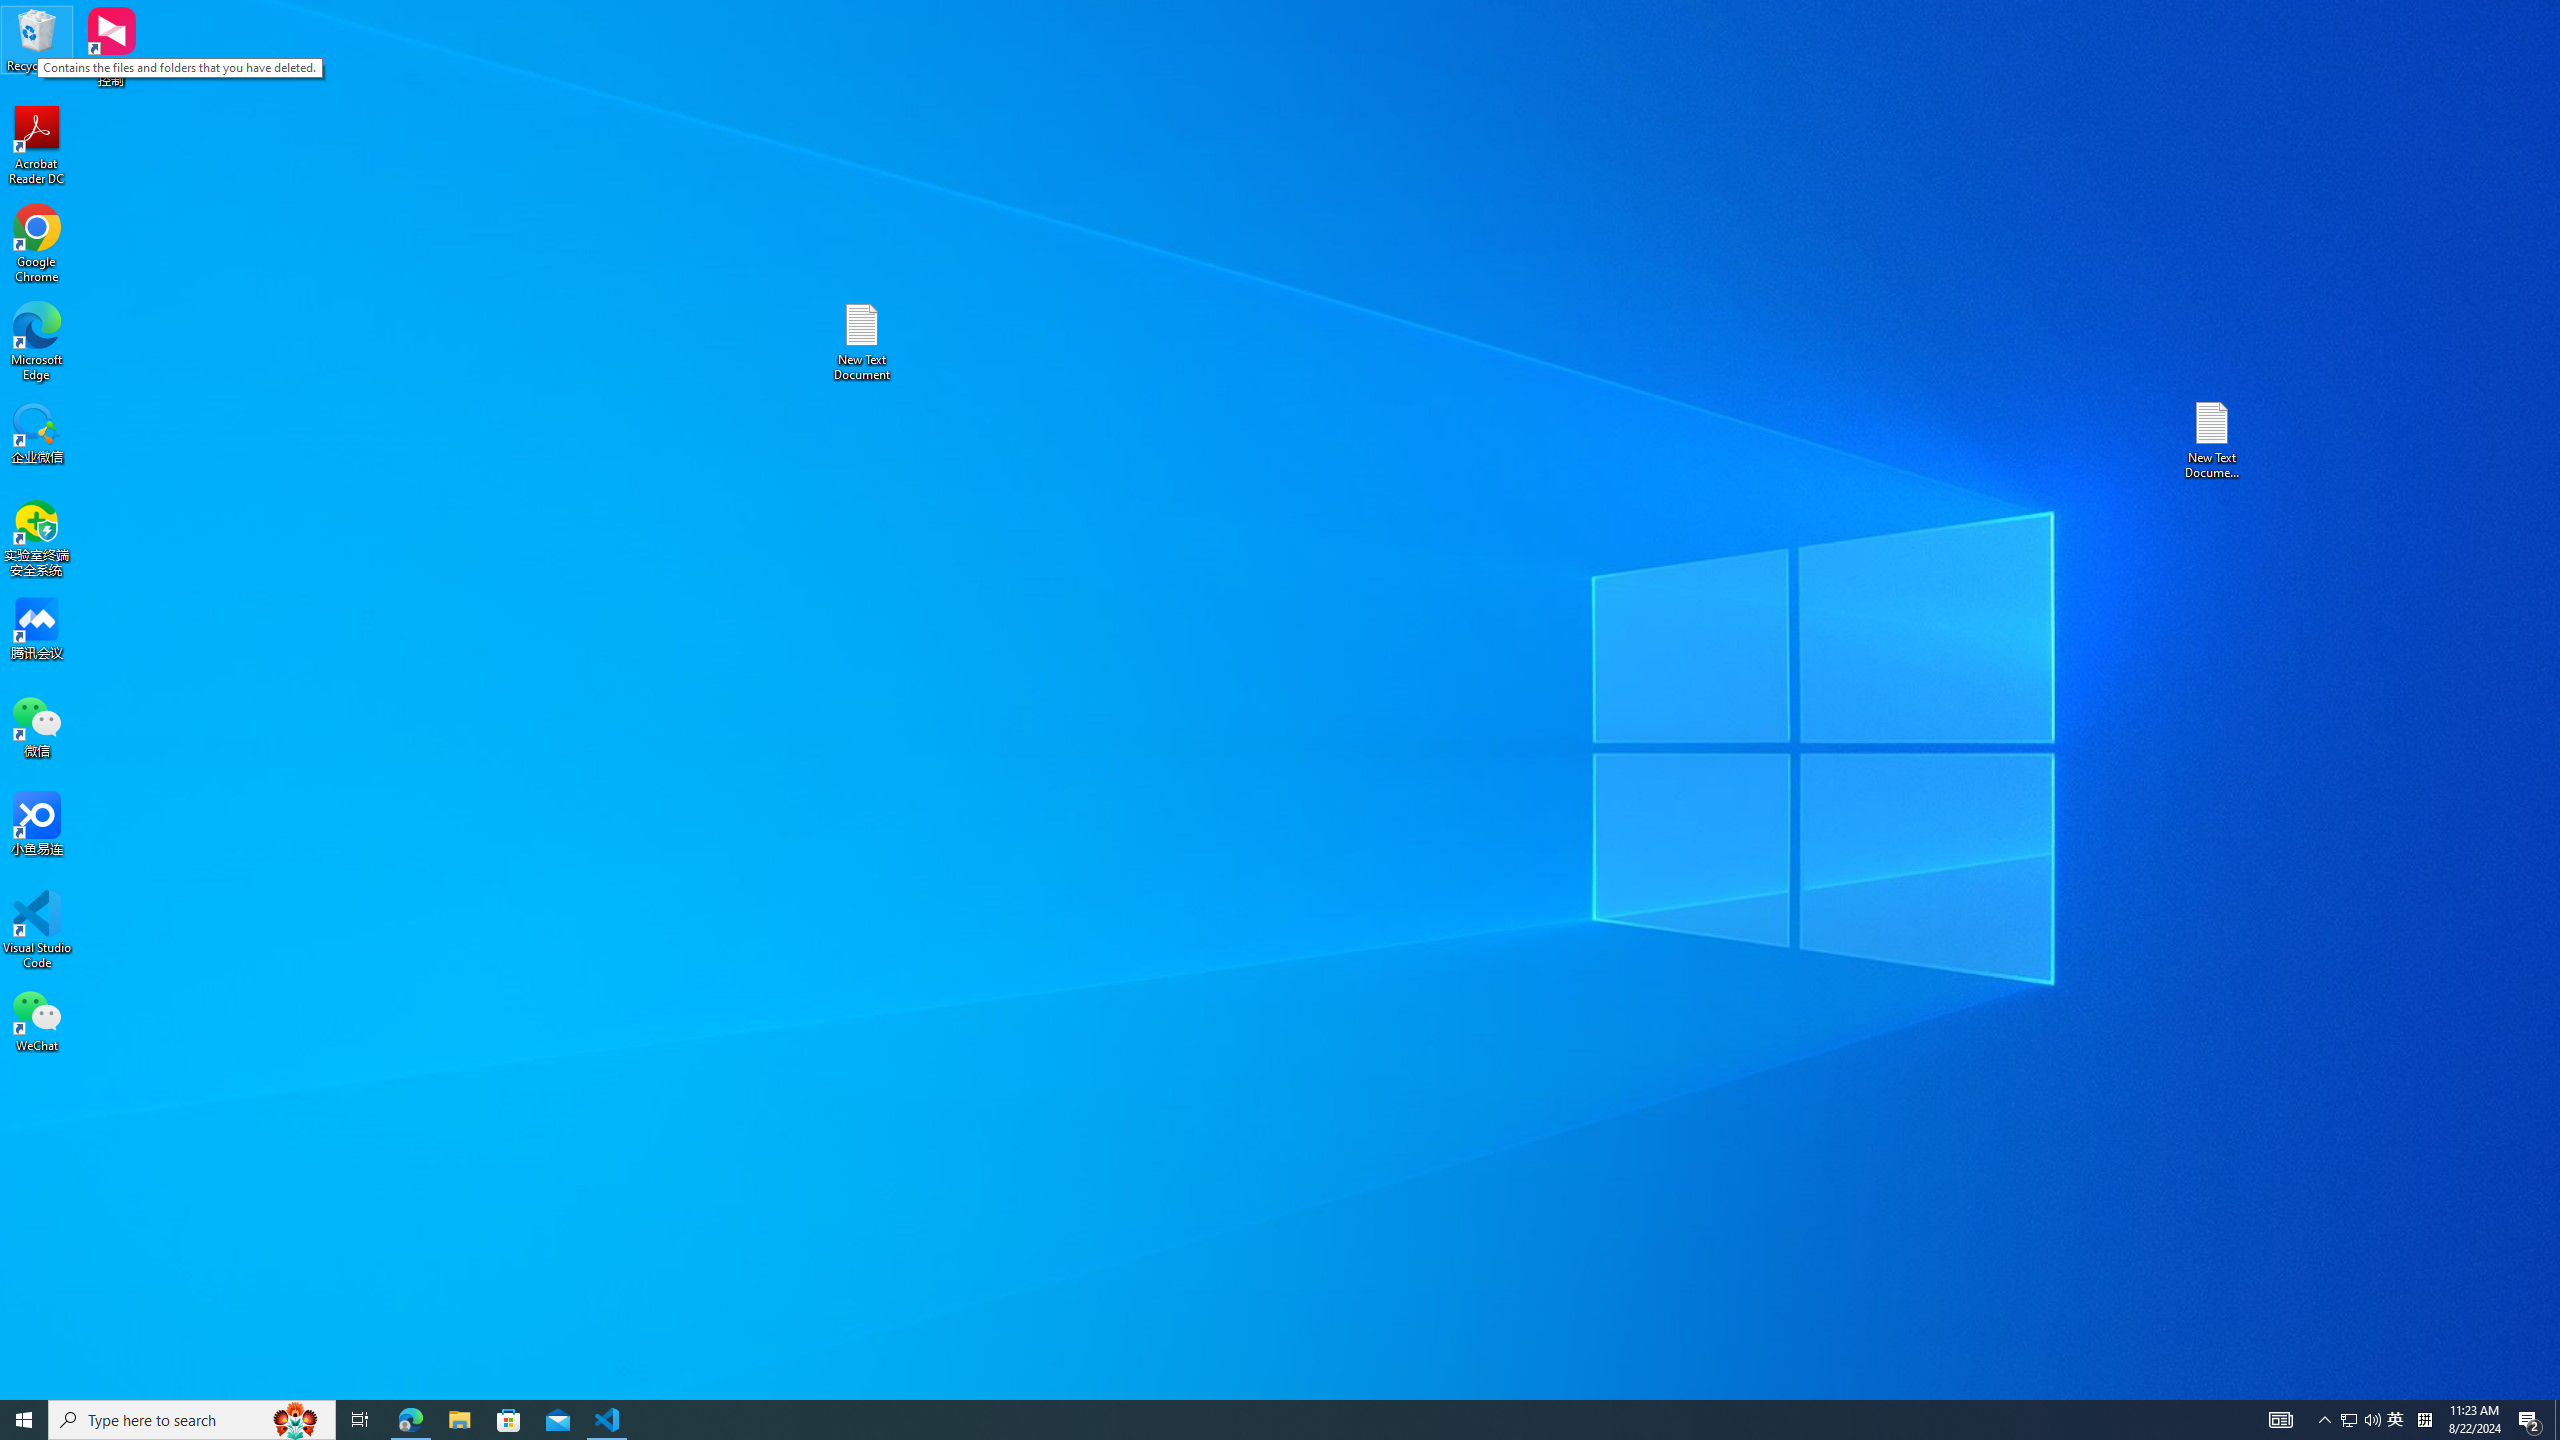  What do you see at coordinates (2279, 1418) in the screenshot?
I see `'AutomationID: 4105'` at bounding box center [2279, 1418].